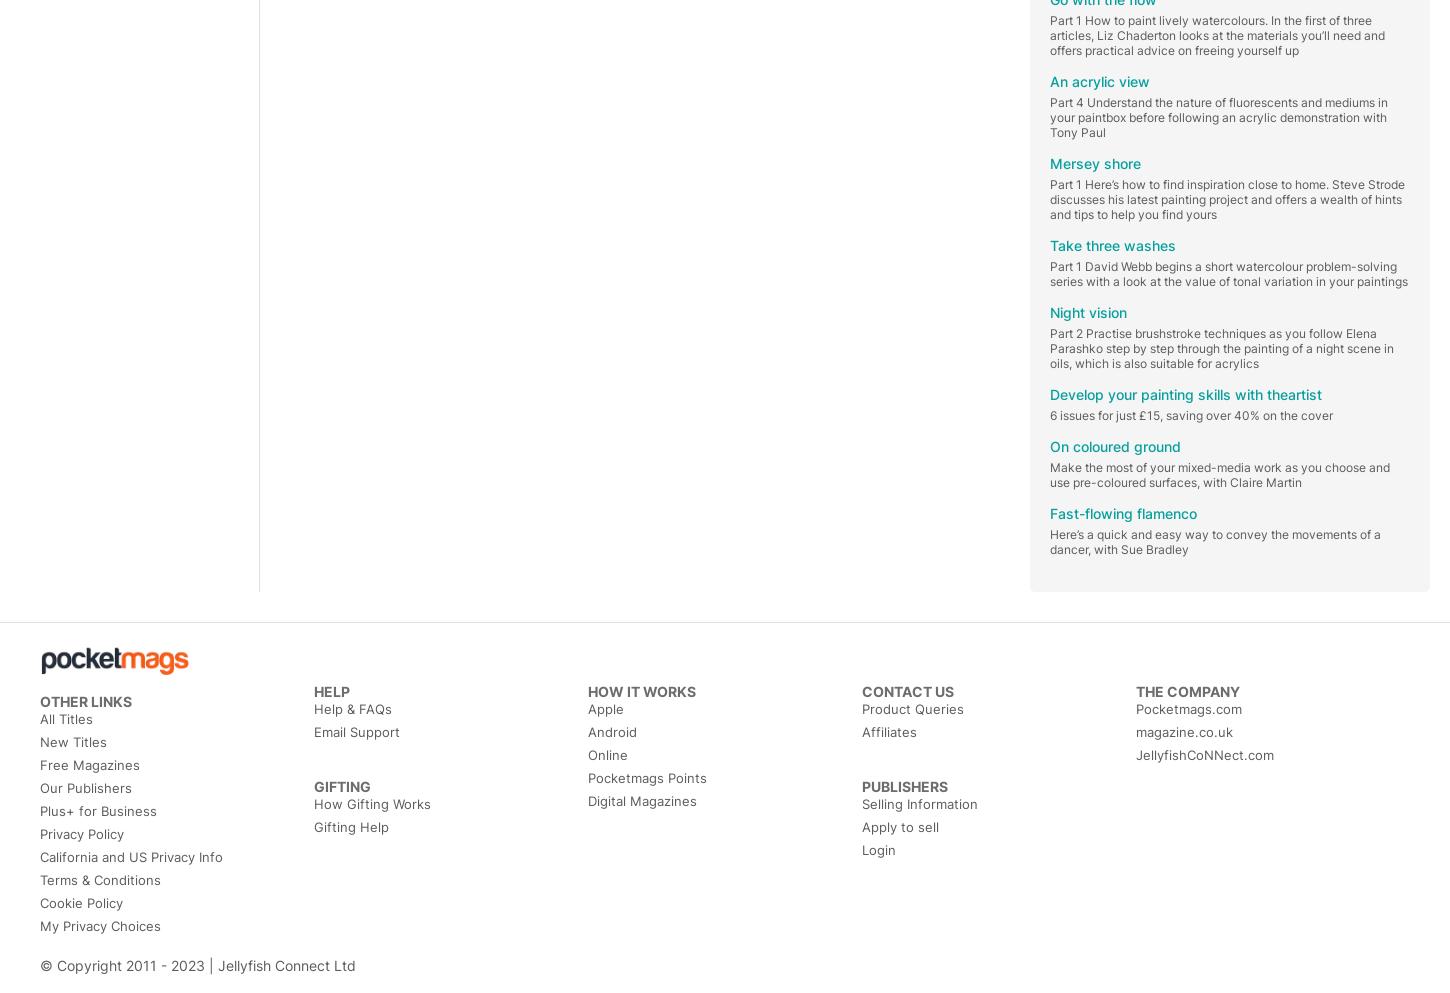 The width and height of the screenshot is (1450, 993). What do you see at coordinates (130, 855) in the screenshot?
I see `'California and US Privacy Info'` at bounding box center [130, 855].